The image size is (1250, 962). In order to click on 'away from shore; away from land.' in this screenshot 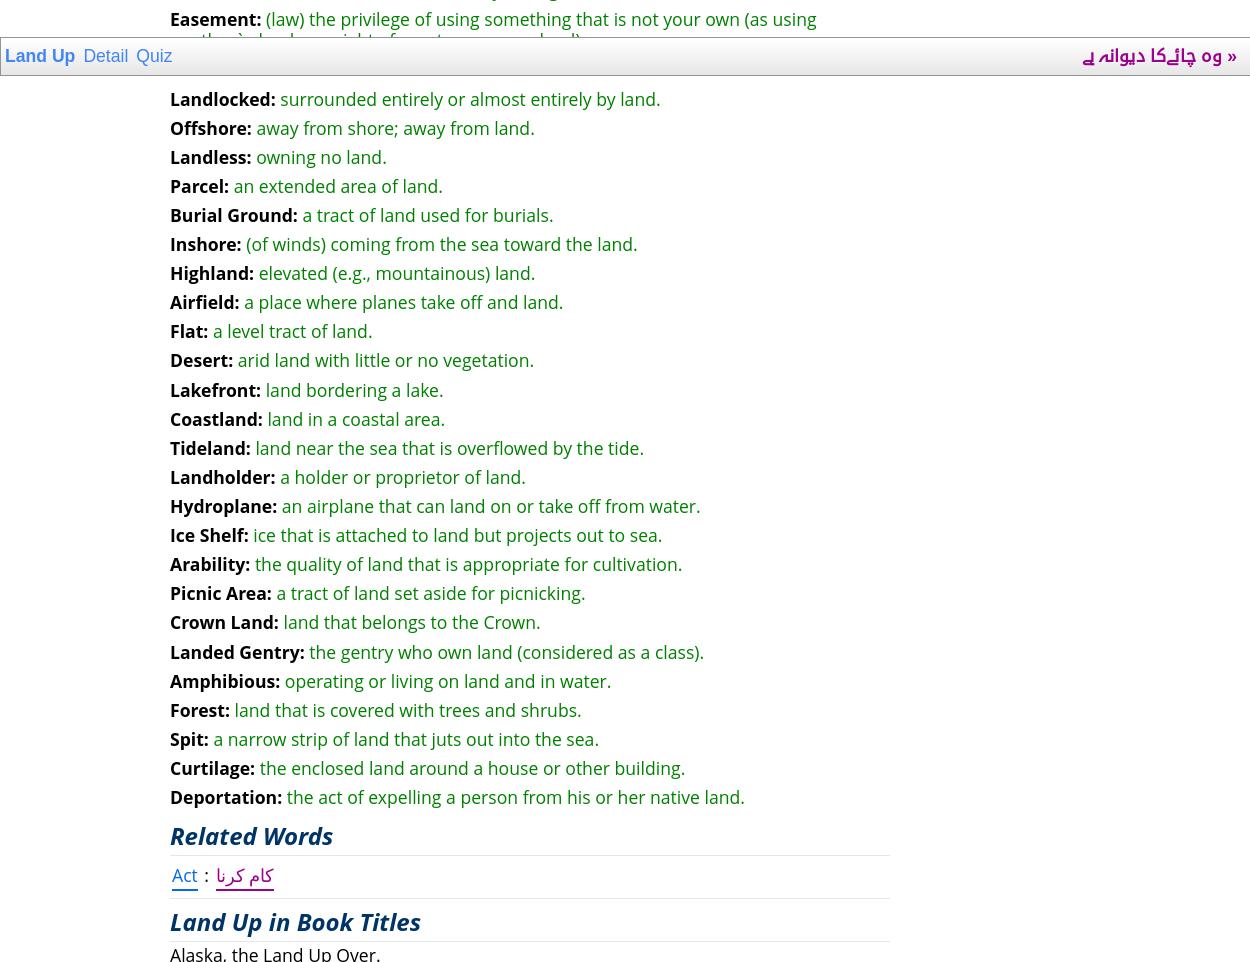, I will do `click(256, 125)`.